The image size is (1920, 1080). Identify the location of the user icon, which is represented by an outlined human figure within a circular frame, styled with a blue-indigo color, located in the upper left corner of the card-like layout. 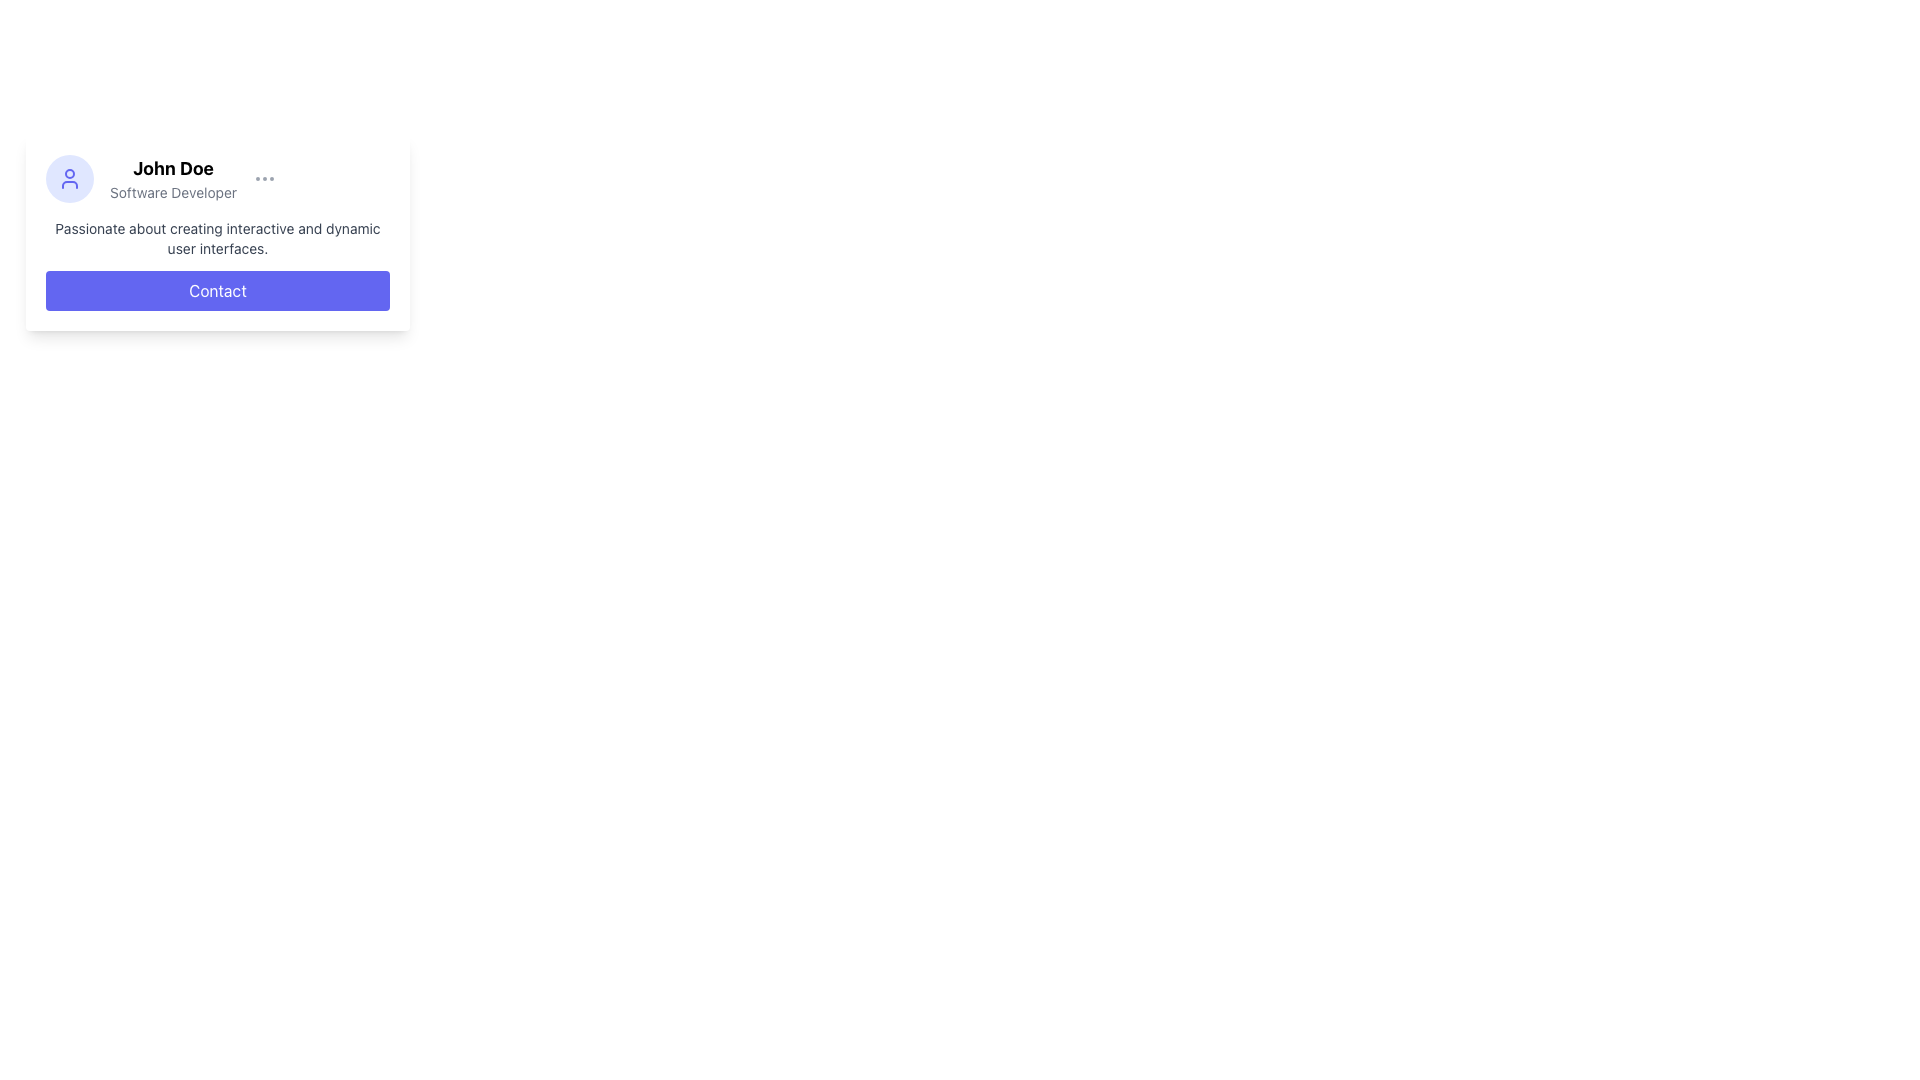
(70, 177).